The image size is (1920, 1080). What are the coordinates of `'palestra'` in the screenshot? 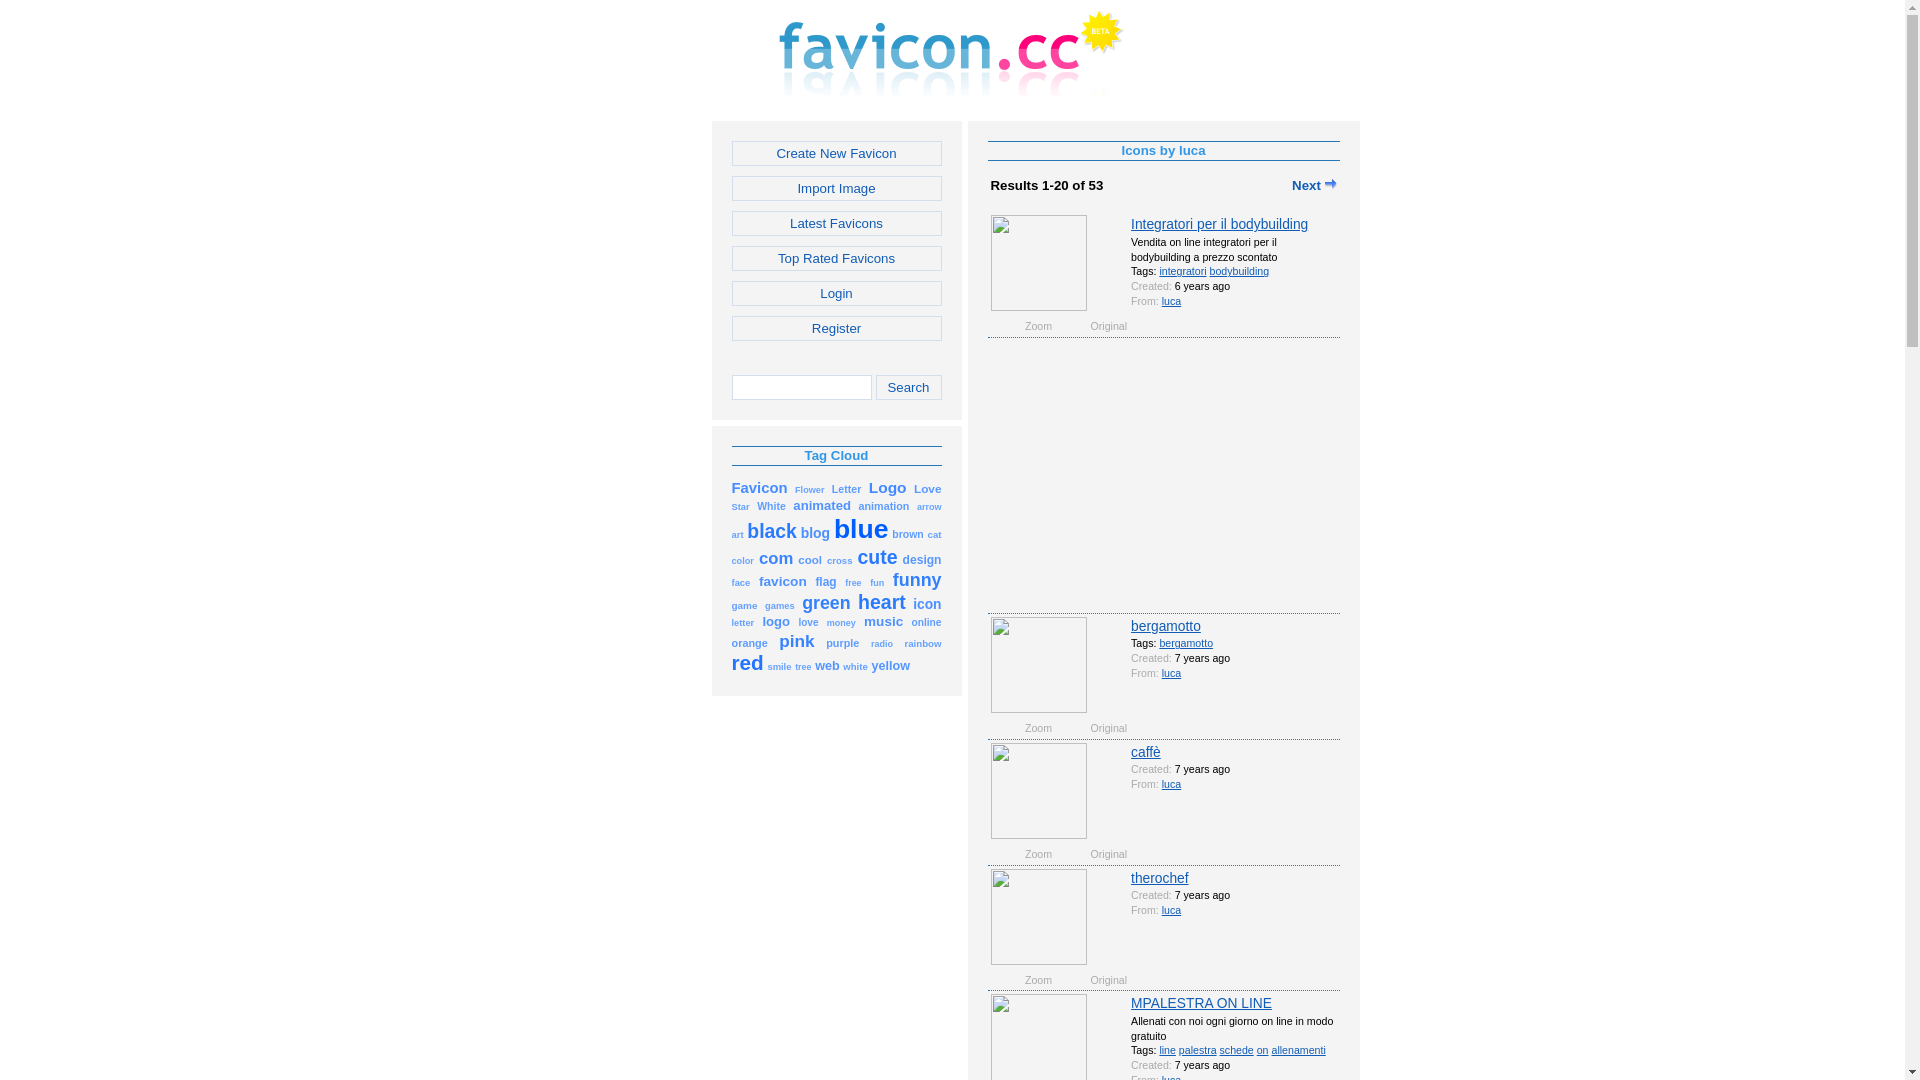 It's located at (1198, 1048).